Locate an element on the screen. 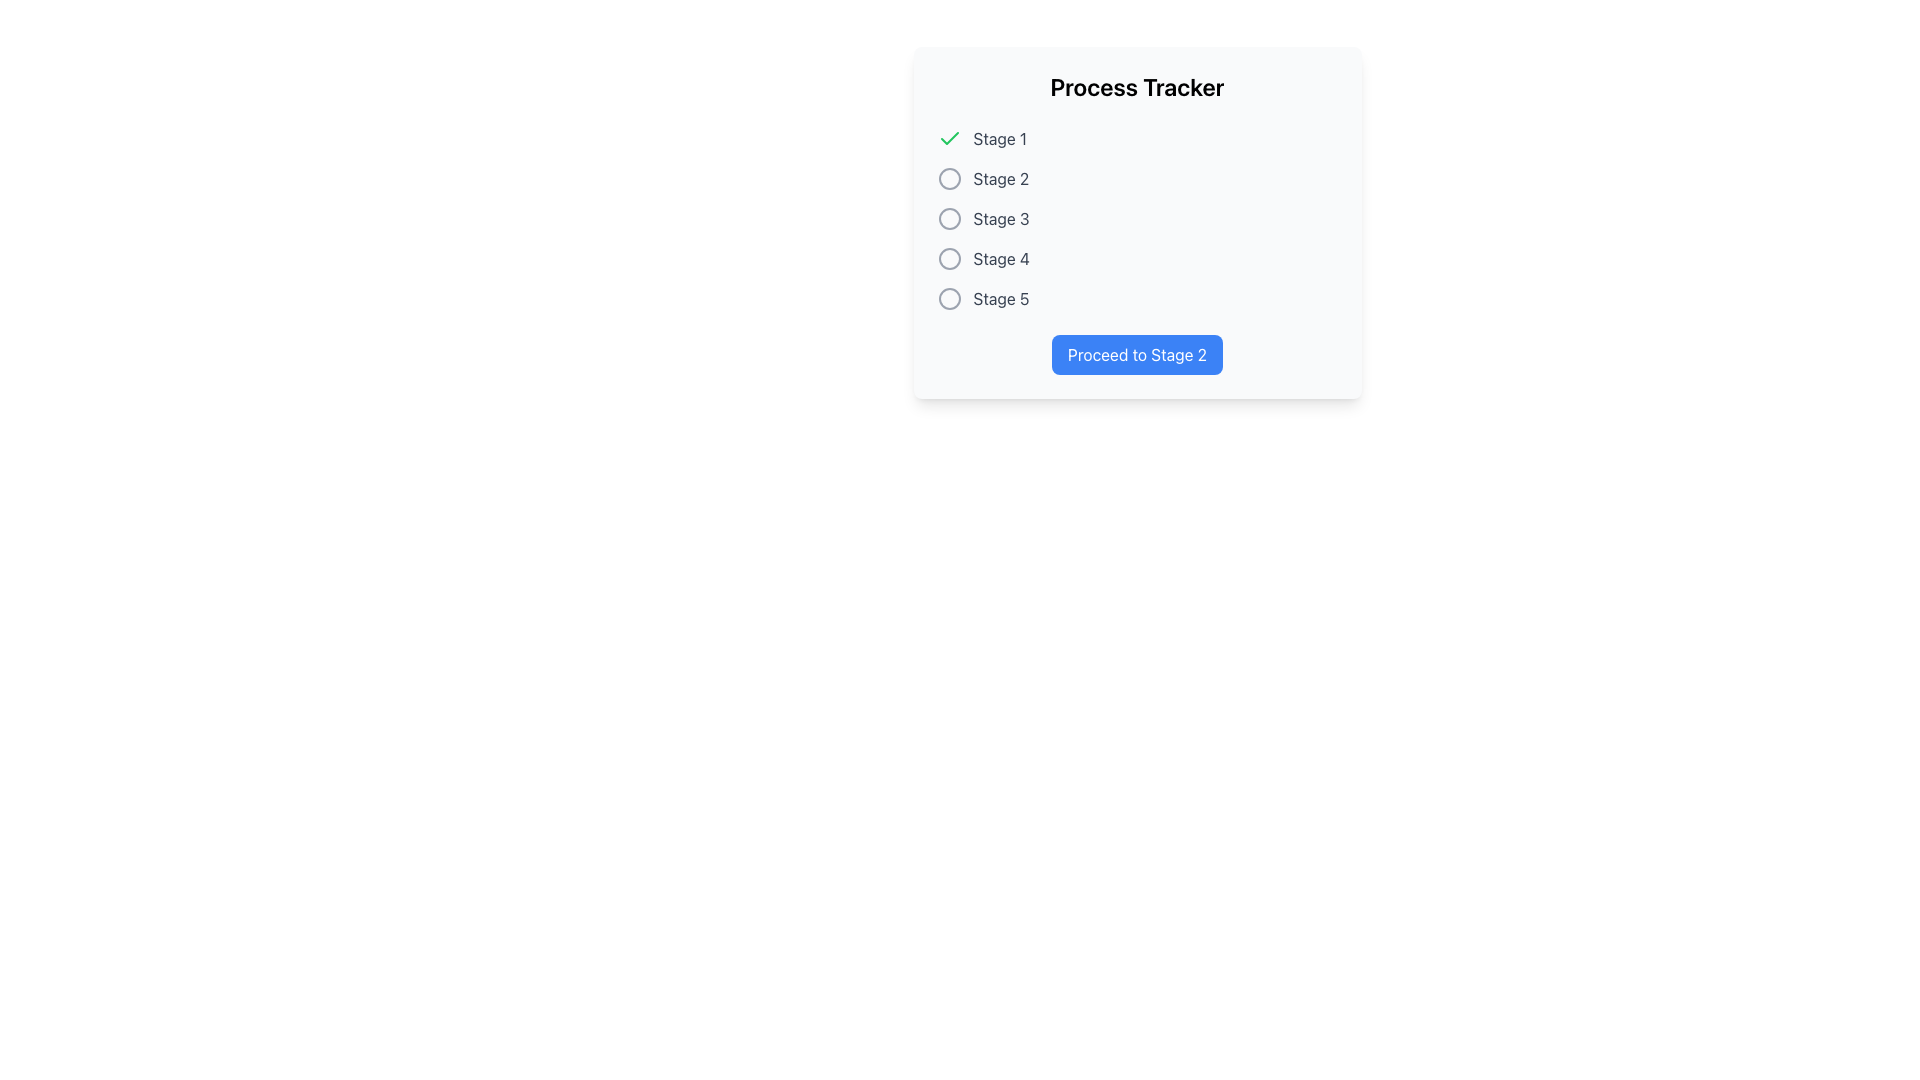 This screenshot has width=1920, height=1080. the 'Stage 3' label in the step tracker interface is located at coordinates (983, 219).